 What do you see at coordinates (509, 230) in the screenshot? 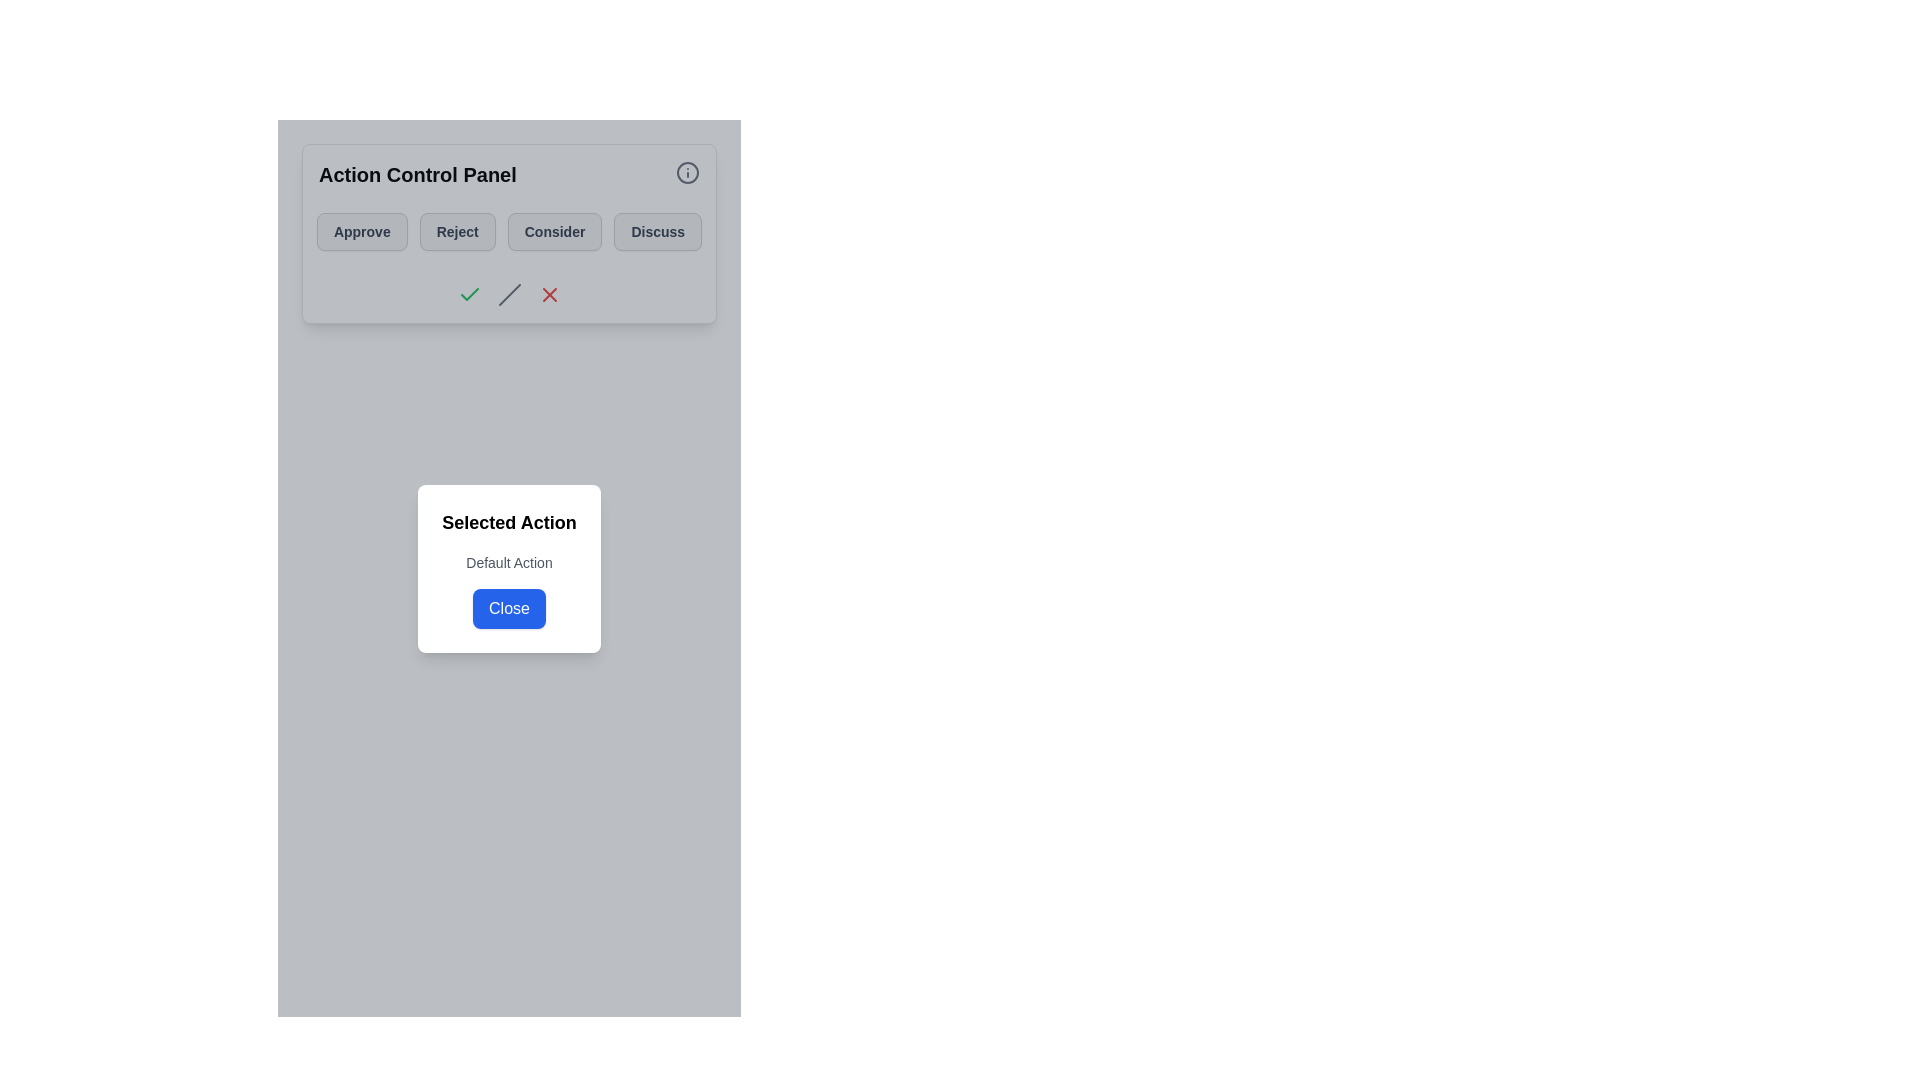
I see `the 'Consider' button, the third button in the 'Action Control Panel', using keyboard navigation` at bounding box center [509, 230].